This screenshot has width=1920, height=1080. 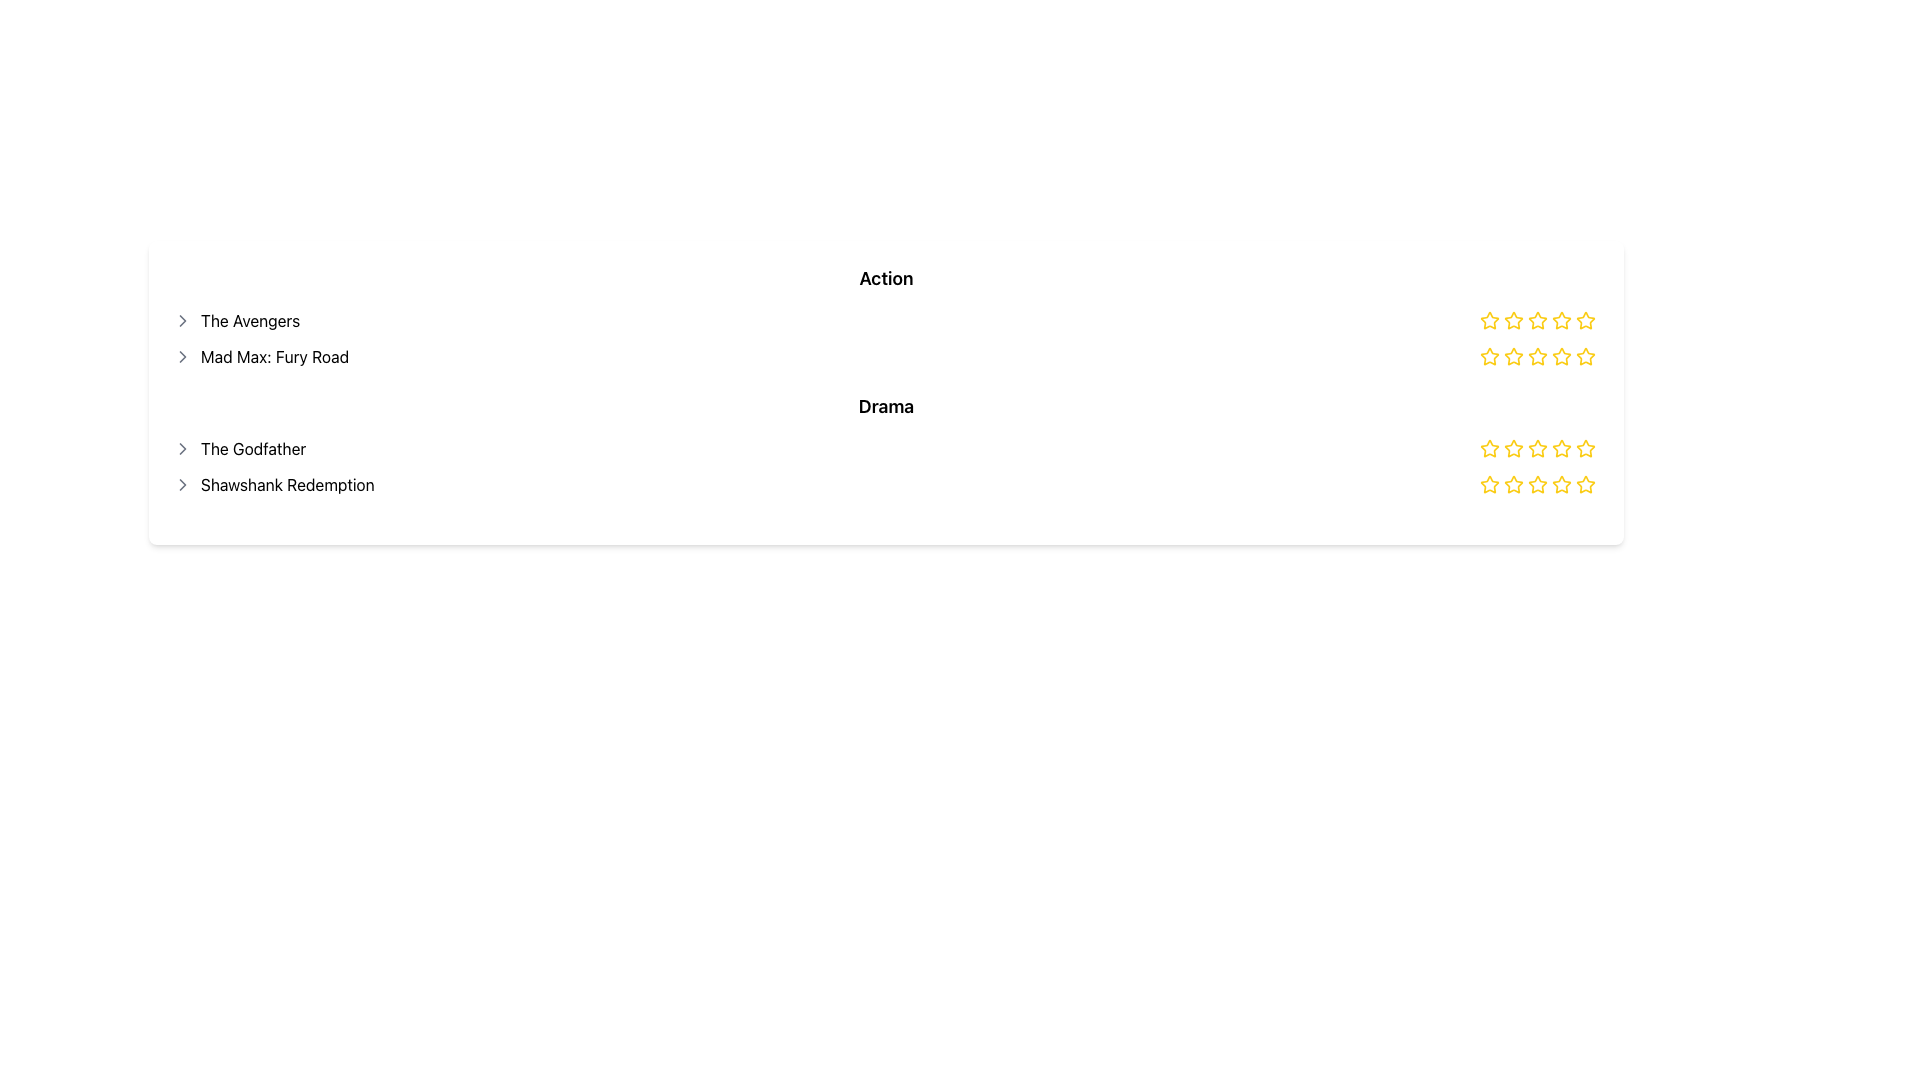 What do you see at coordinates (1536, 319) in the screenshot?
I see `the second star icon from the left in the second rating line, which has a yellow border and a central white fill` at bounding box center [1536, 319].